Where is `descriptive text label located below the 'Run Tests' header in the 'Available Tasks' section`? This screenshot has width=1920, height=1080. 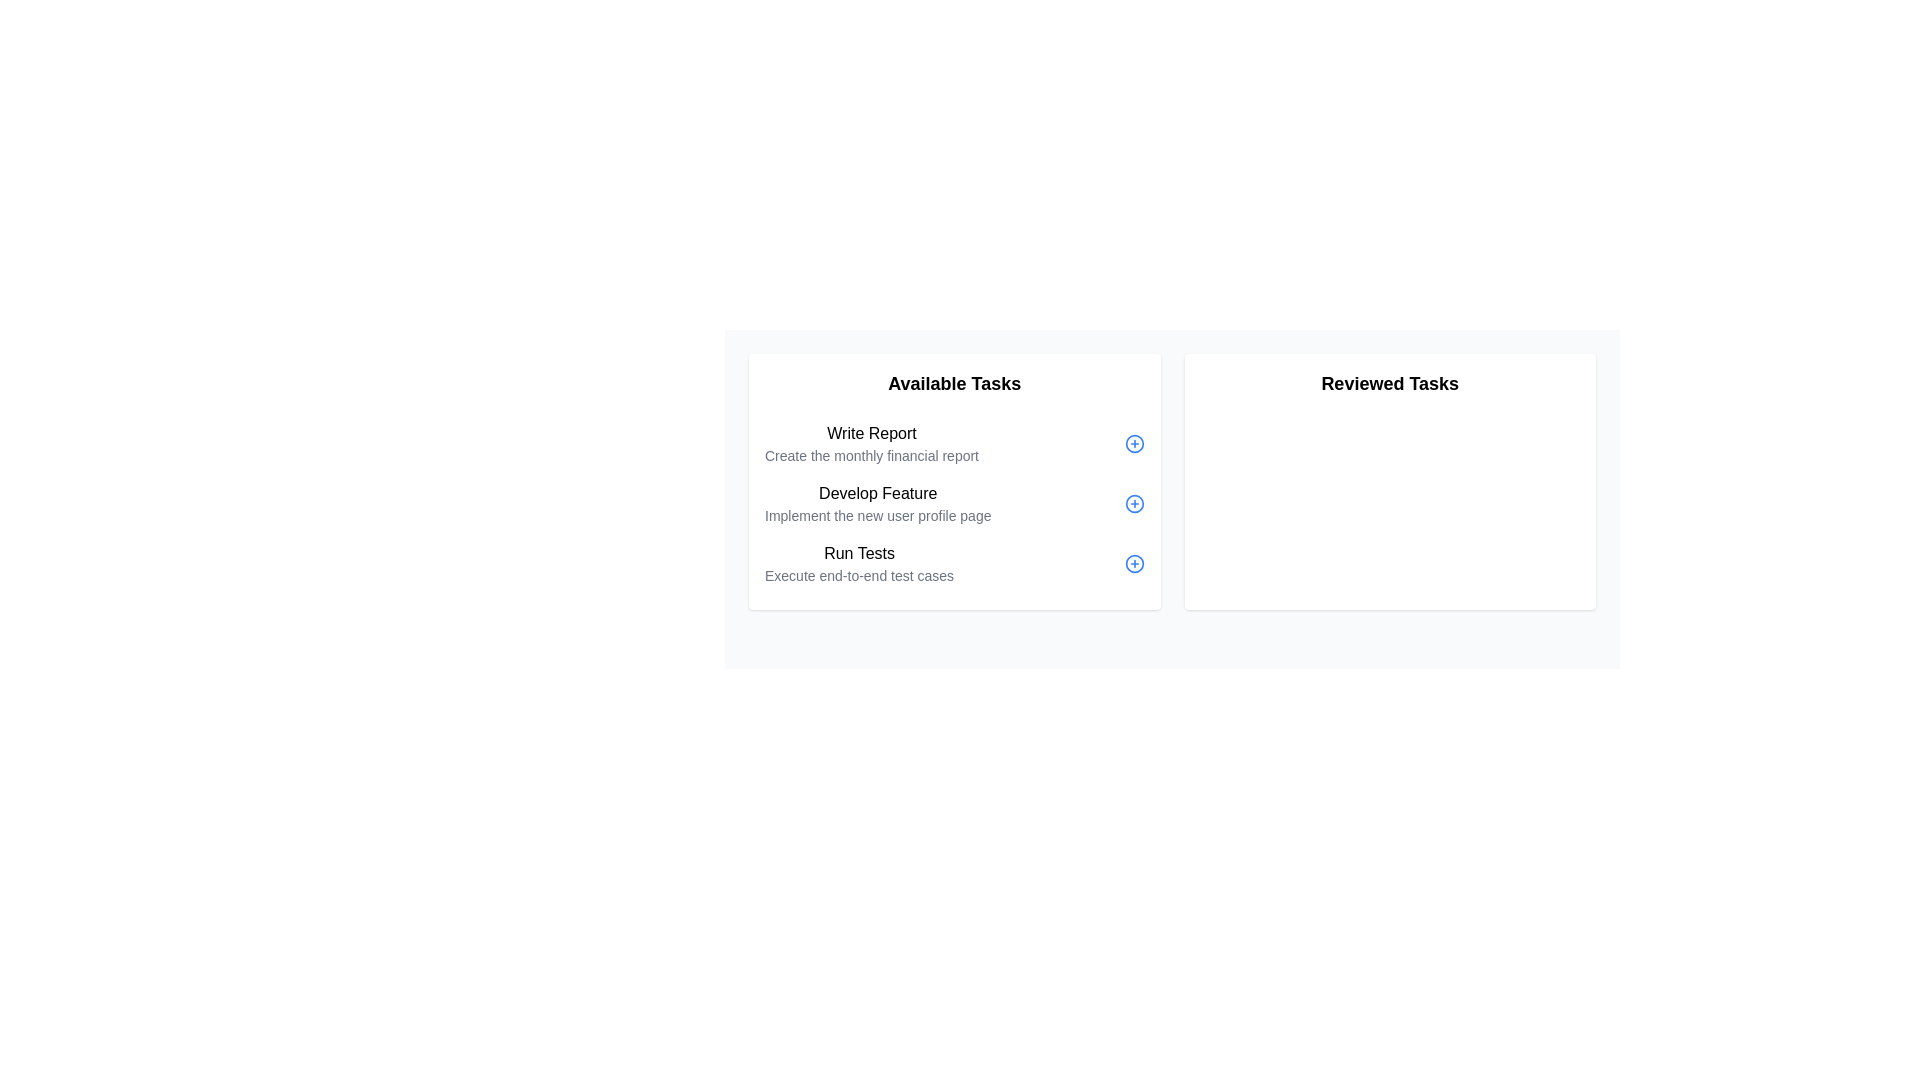
descriptive text label located below the 'Run Tests' header in the 'Available Tasks' section is located at coordinates (859, 575).